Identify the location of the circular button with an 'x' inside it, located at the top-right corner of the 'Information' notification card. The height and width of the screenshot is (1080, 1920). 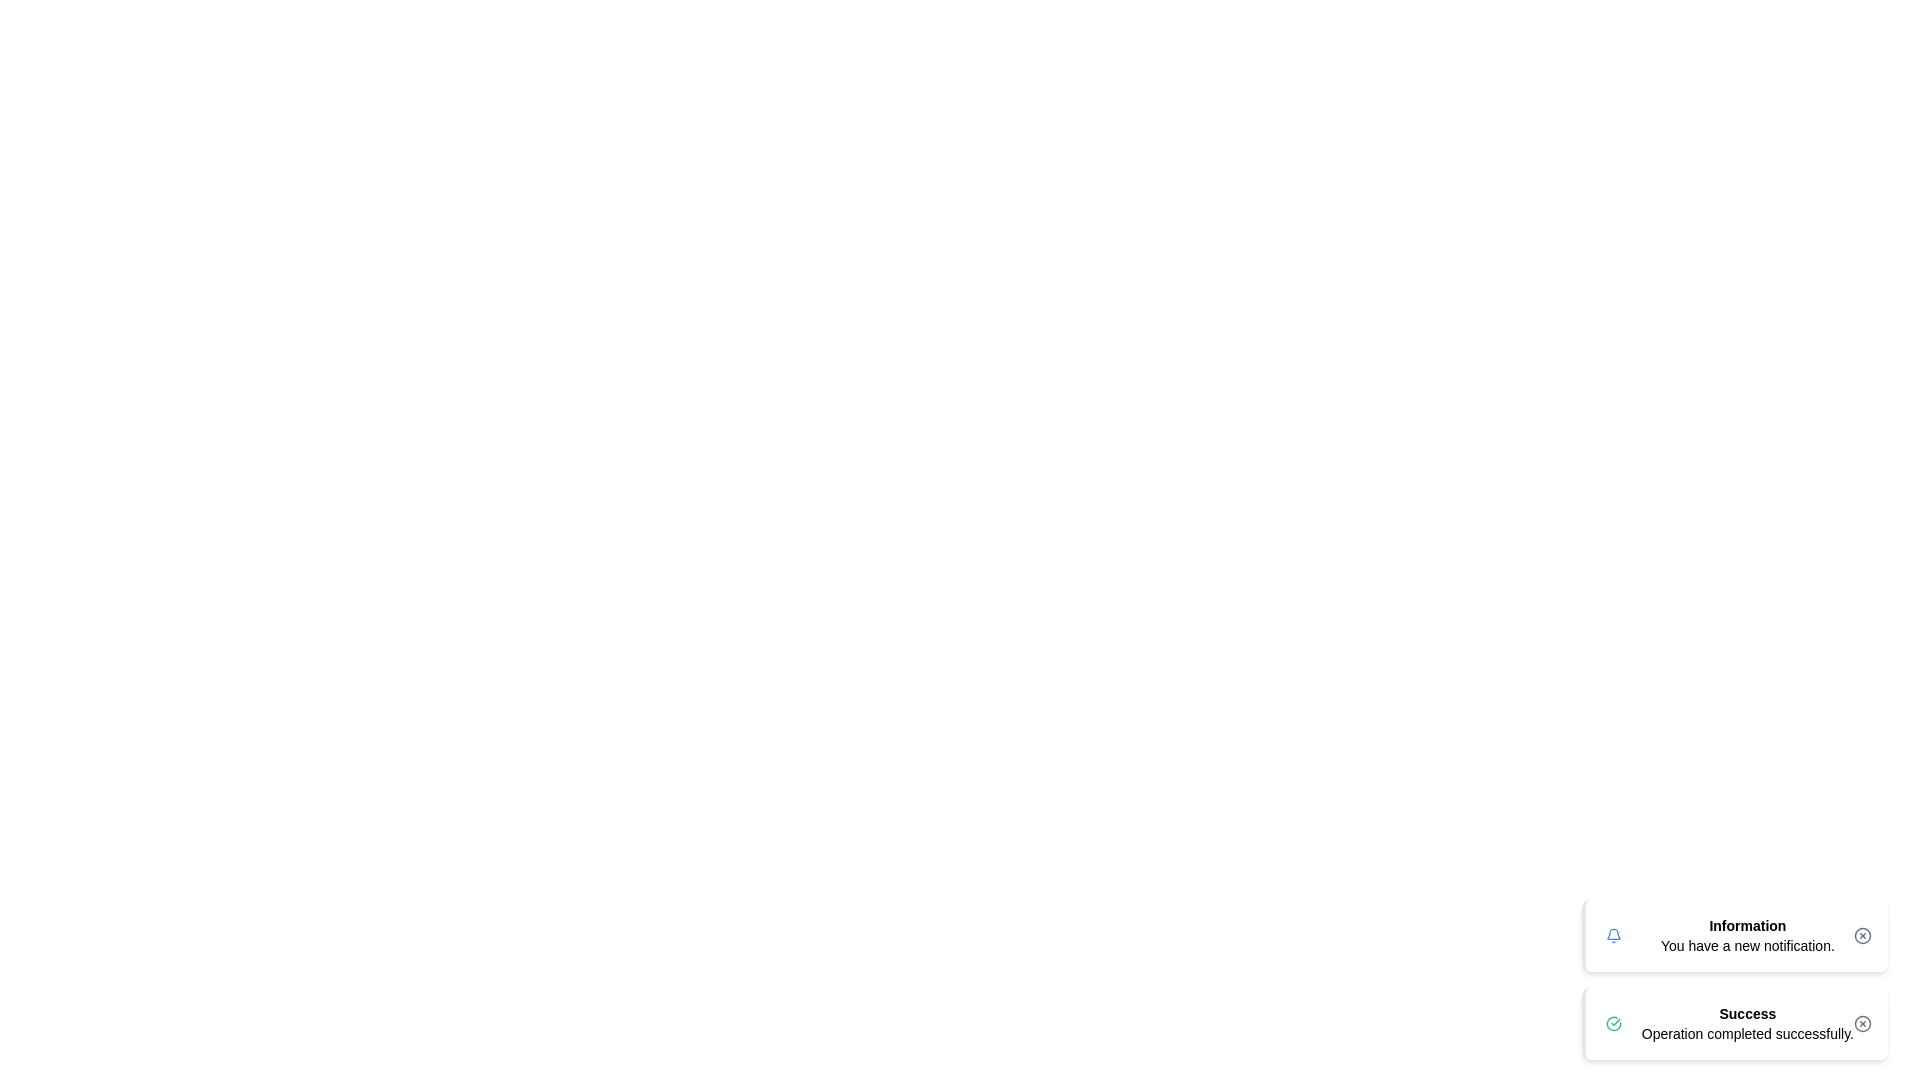
(1861, 936).